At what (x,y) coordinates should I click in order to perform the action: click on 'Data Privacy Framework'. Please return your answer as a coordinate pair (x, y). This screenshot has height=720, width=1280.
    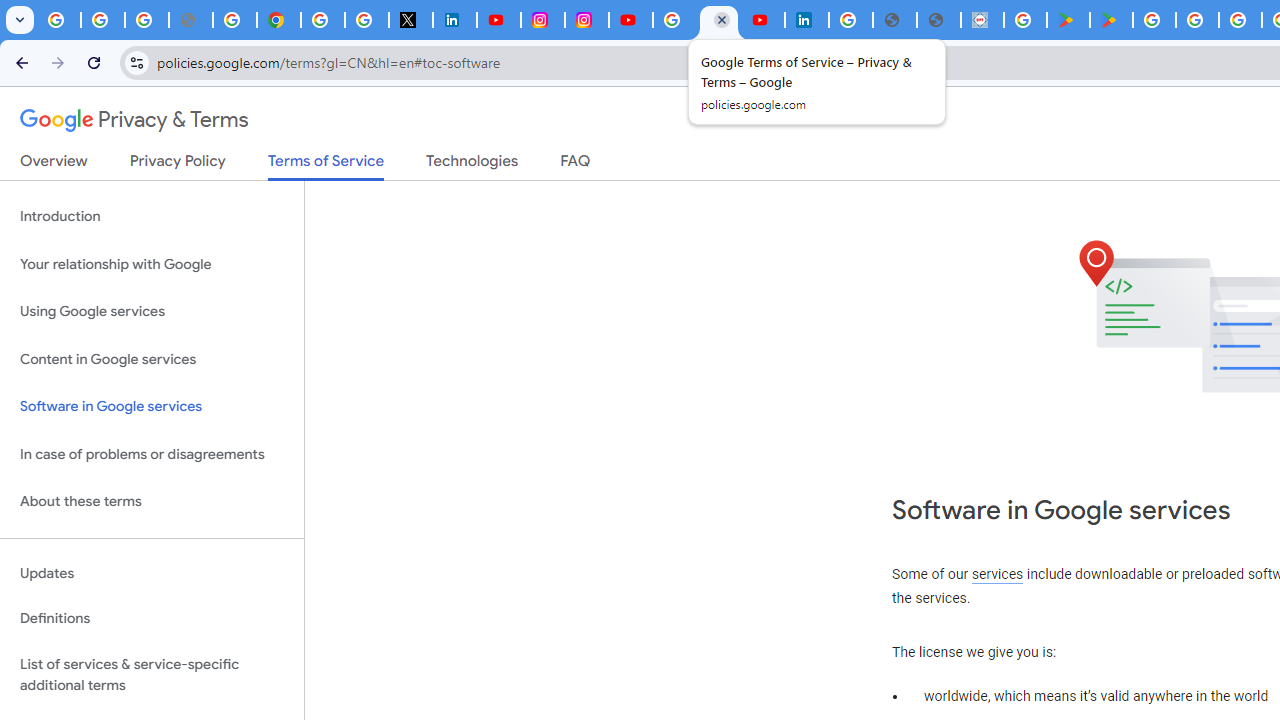
    Looking at the image, I should click on (982, 20).